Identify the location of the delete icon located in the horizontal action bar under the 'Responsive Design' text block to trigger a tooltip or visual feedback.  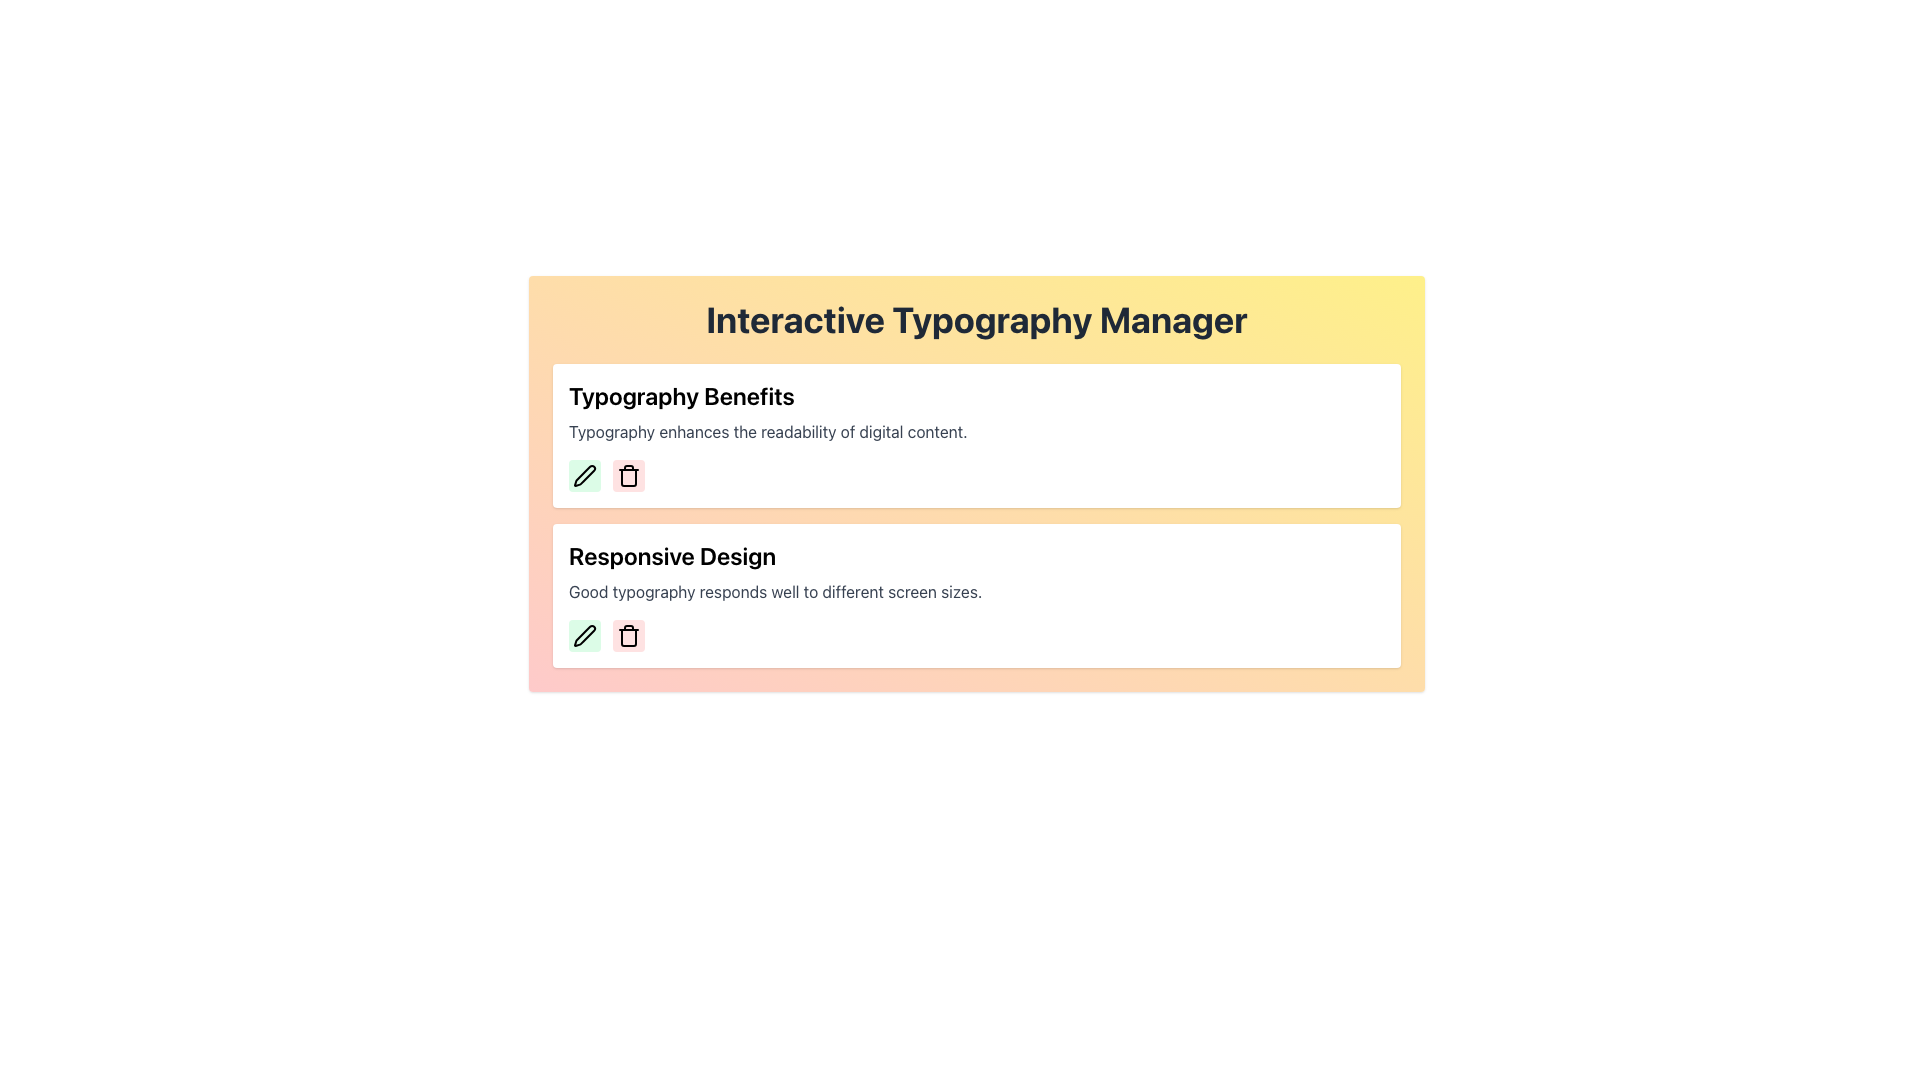
(627, 475).